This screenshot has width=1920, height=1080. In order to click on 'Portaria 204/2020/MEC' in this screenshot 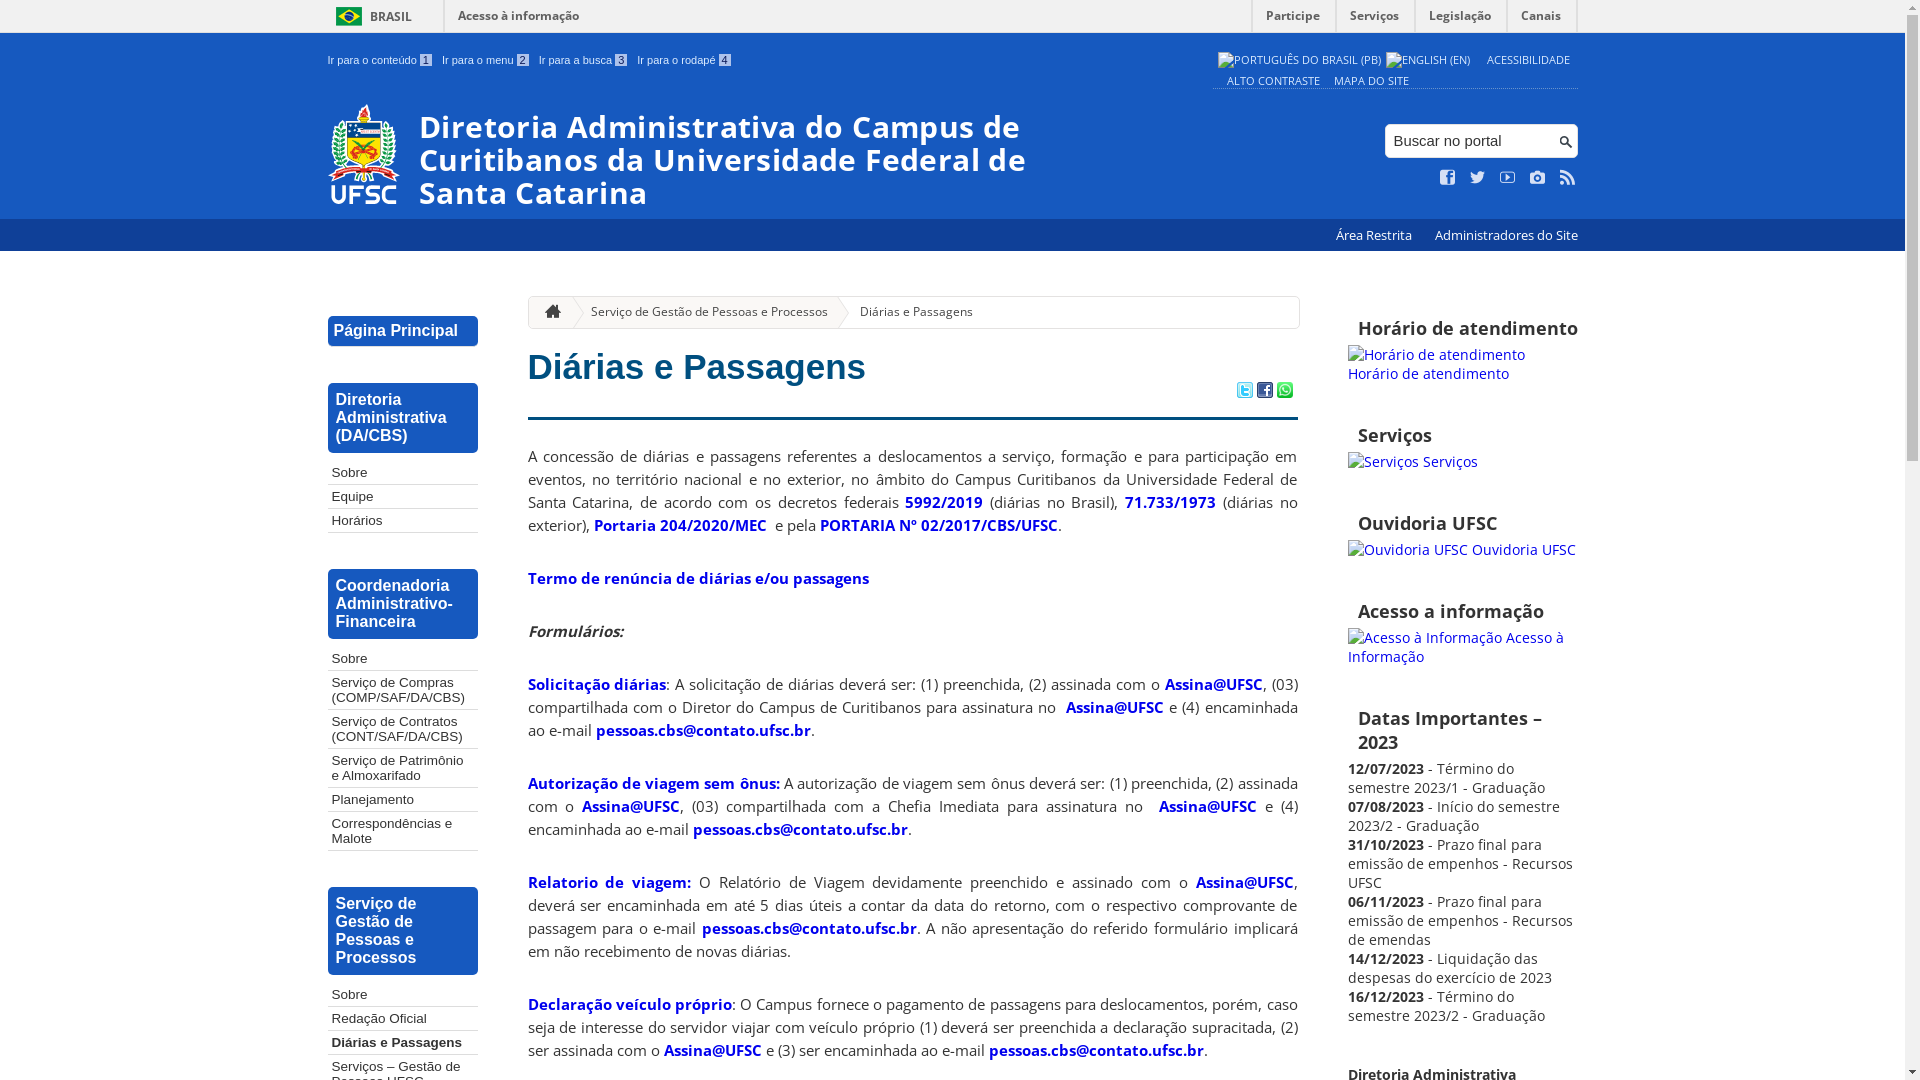, I will do `click(593, 523)`.